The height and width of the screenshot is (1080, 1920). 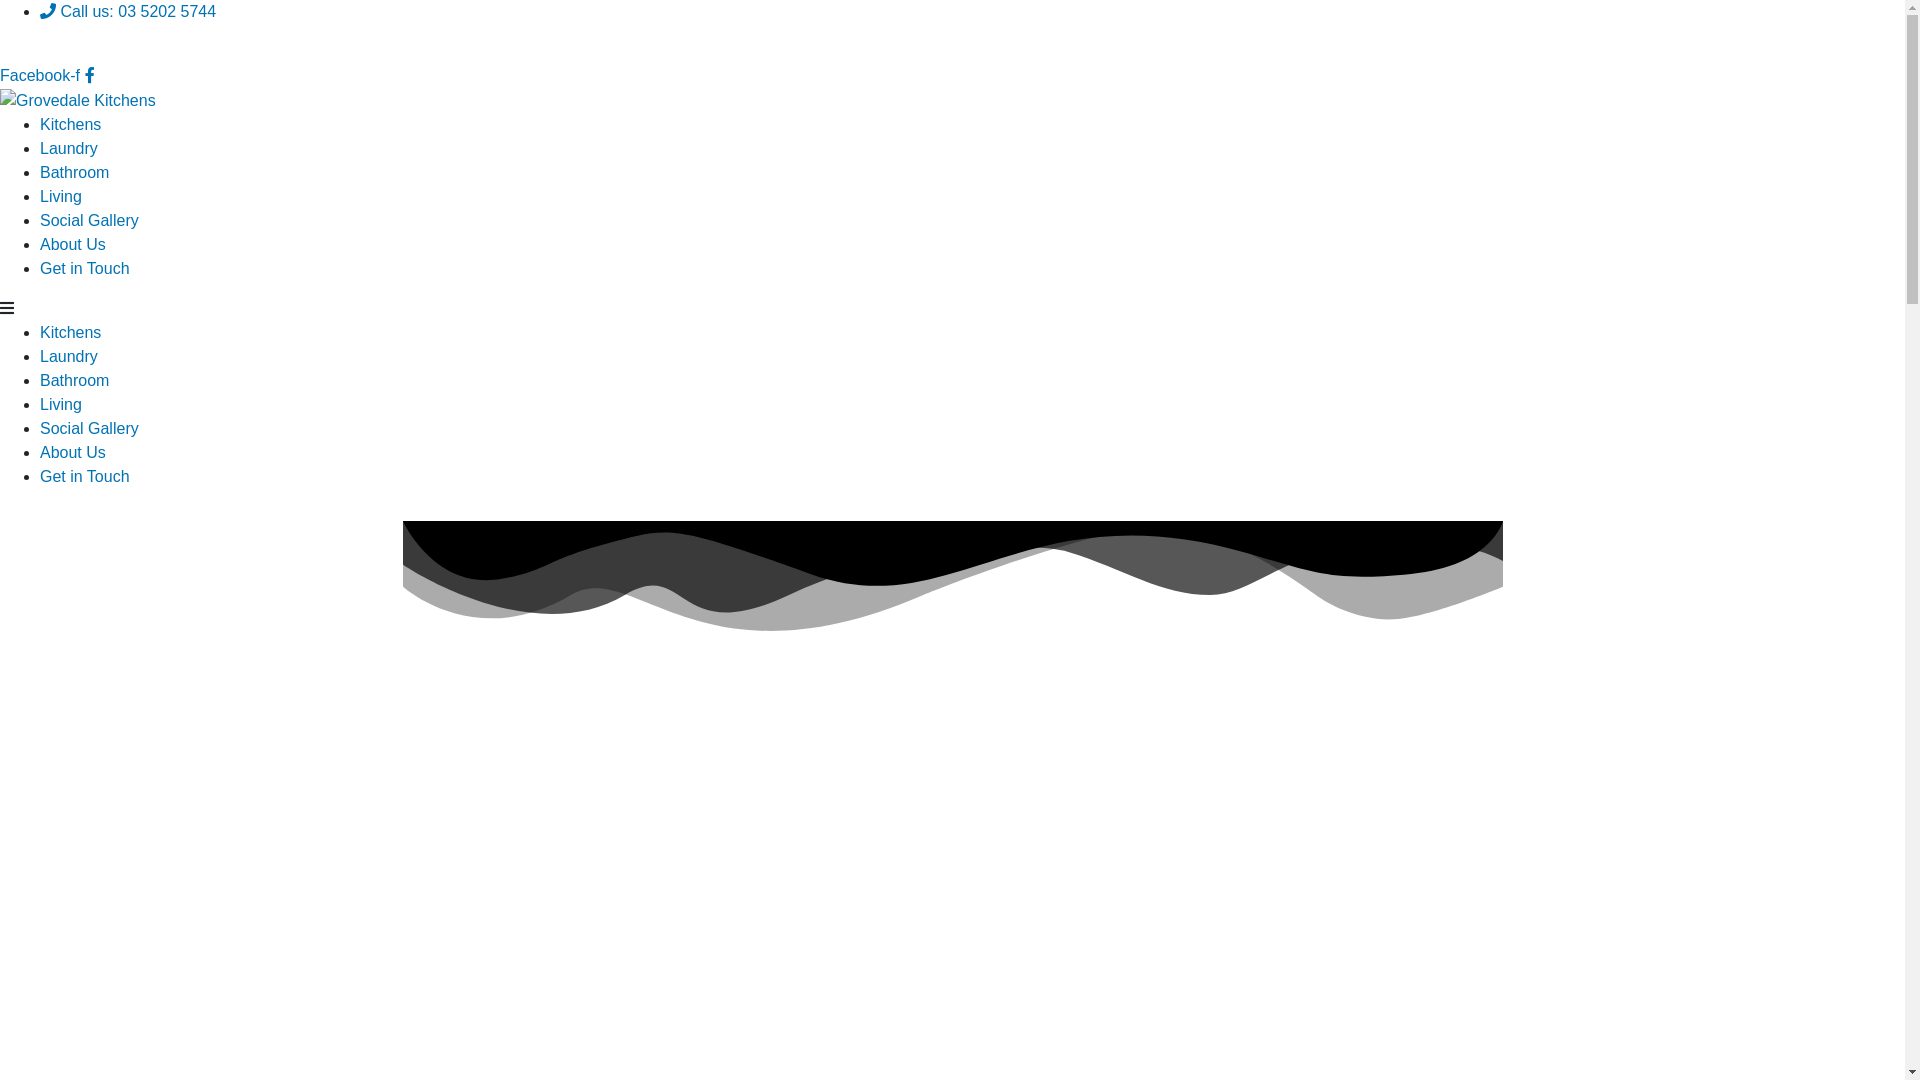 I want to click on 'Social Gallery', so click(x=39, y=427).